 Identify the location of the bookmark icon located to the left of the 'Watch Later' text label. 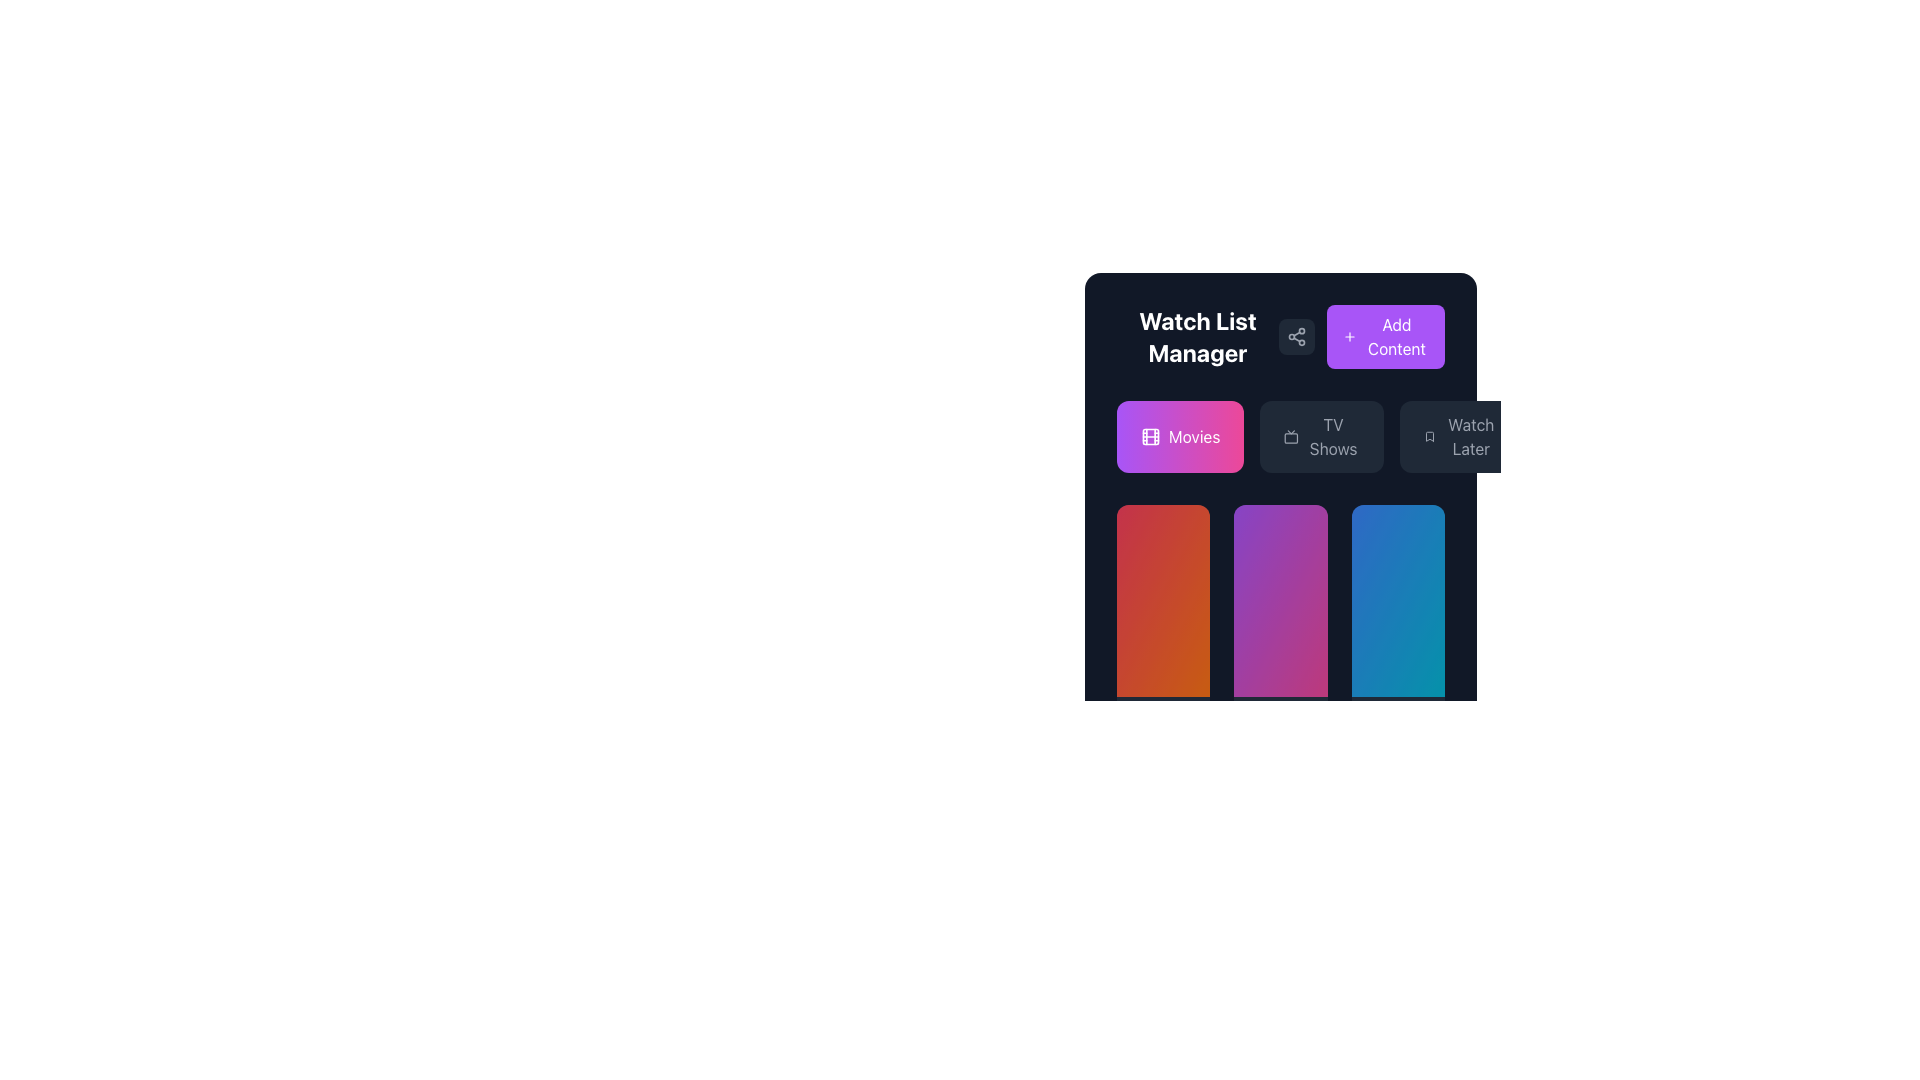
(1429, 435).